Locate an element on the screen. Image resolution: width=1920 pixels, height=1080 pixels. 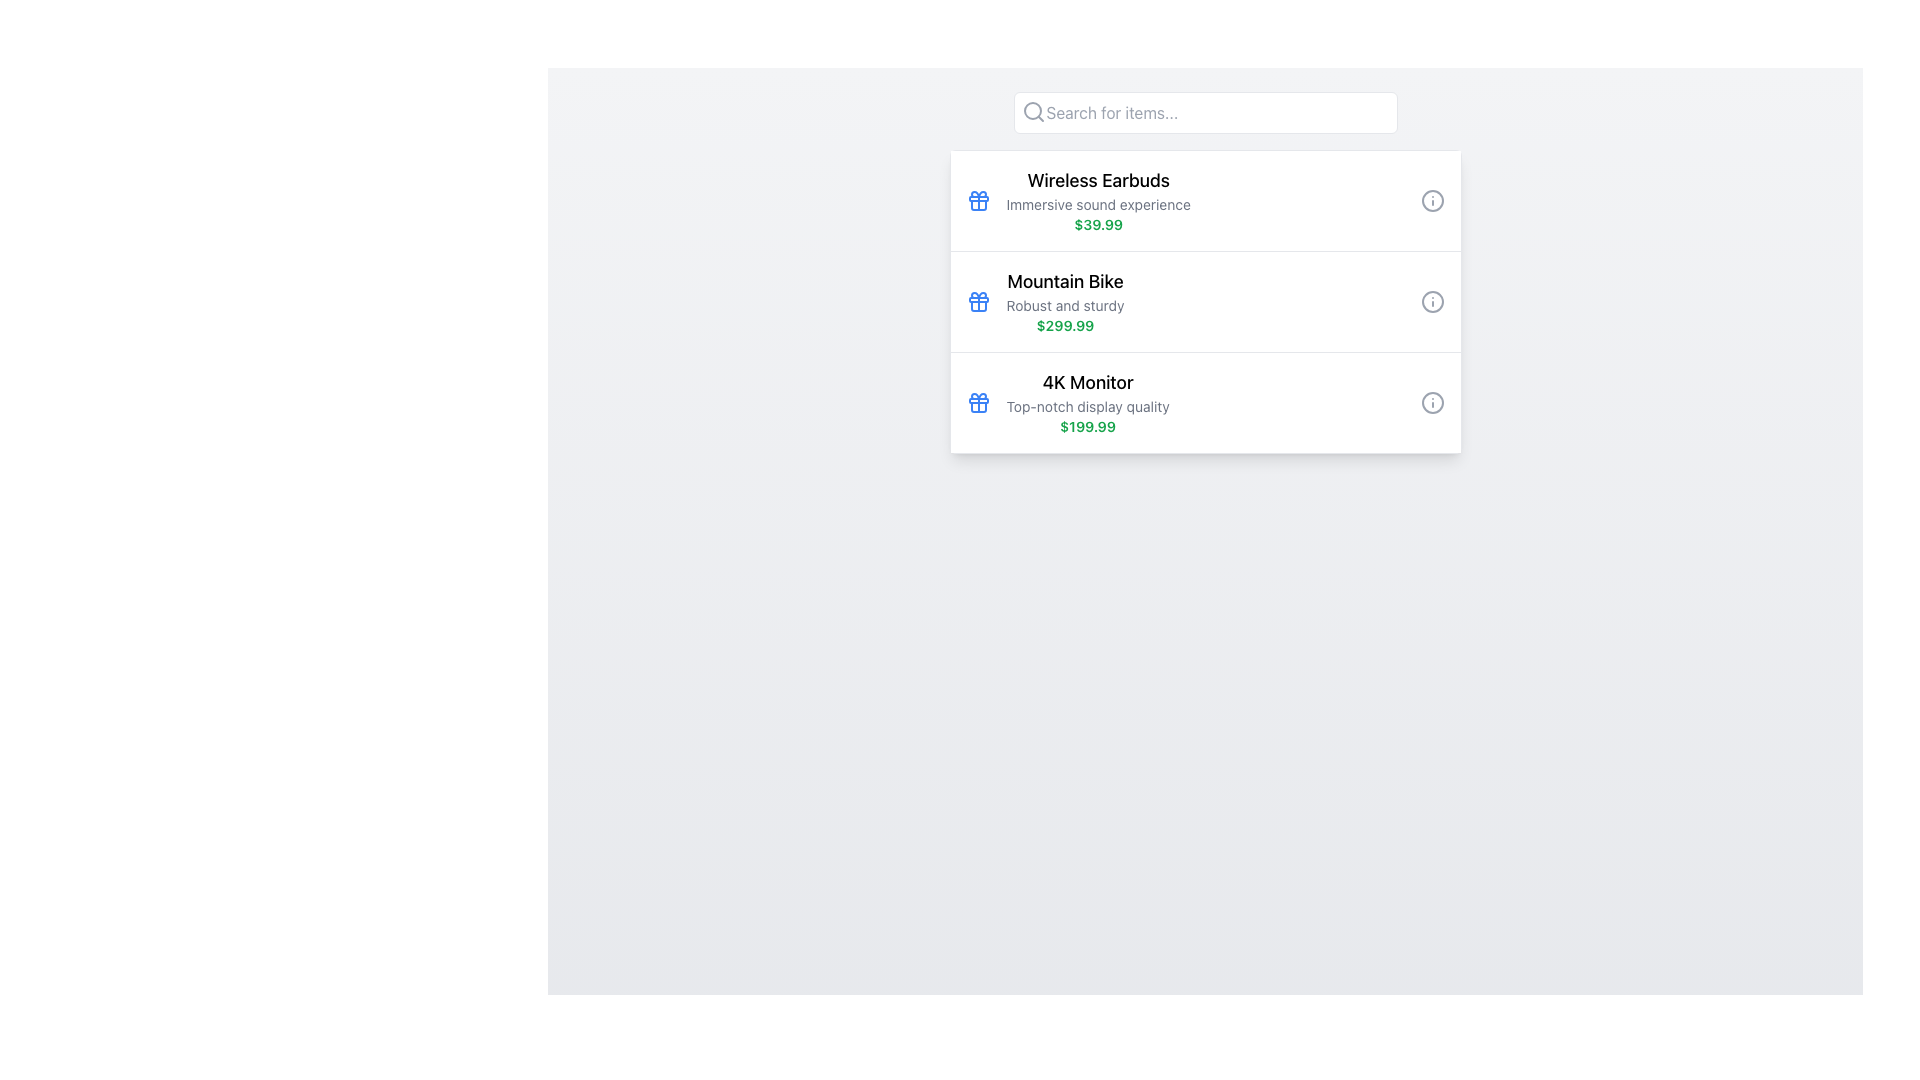
the Decorative rectangle element, which is part of the SVG icon accompanying the 'Wireless Earbuds' text, located at the top of the gift box icon is located at coordinates (978, 199).